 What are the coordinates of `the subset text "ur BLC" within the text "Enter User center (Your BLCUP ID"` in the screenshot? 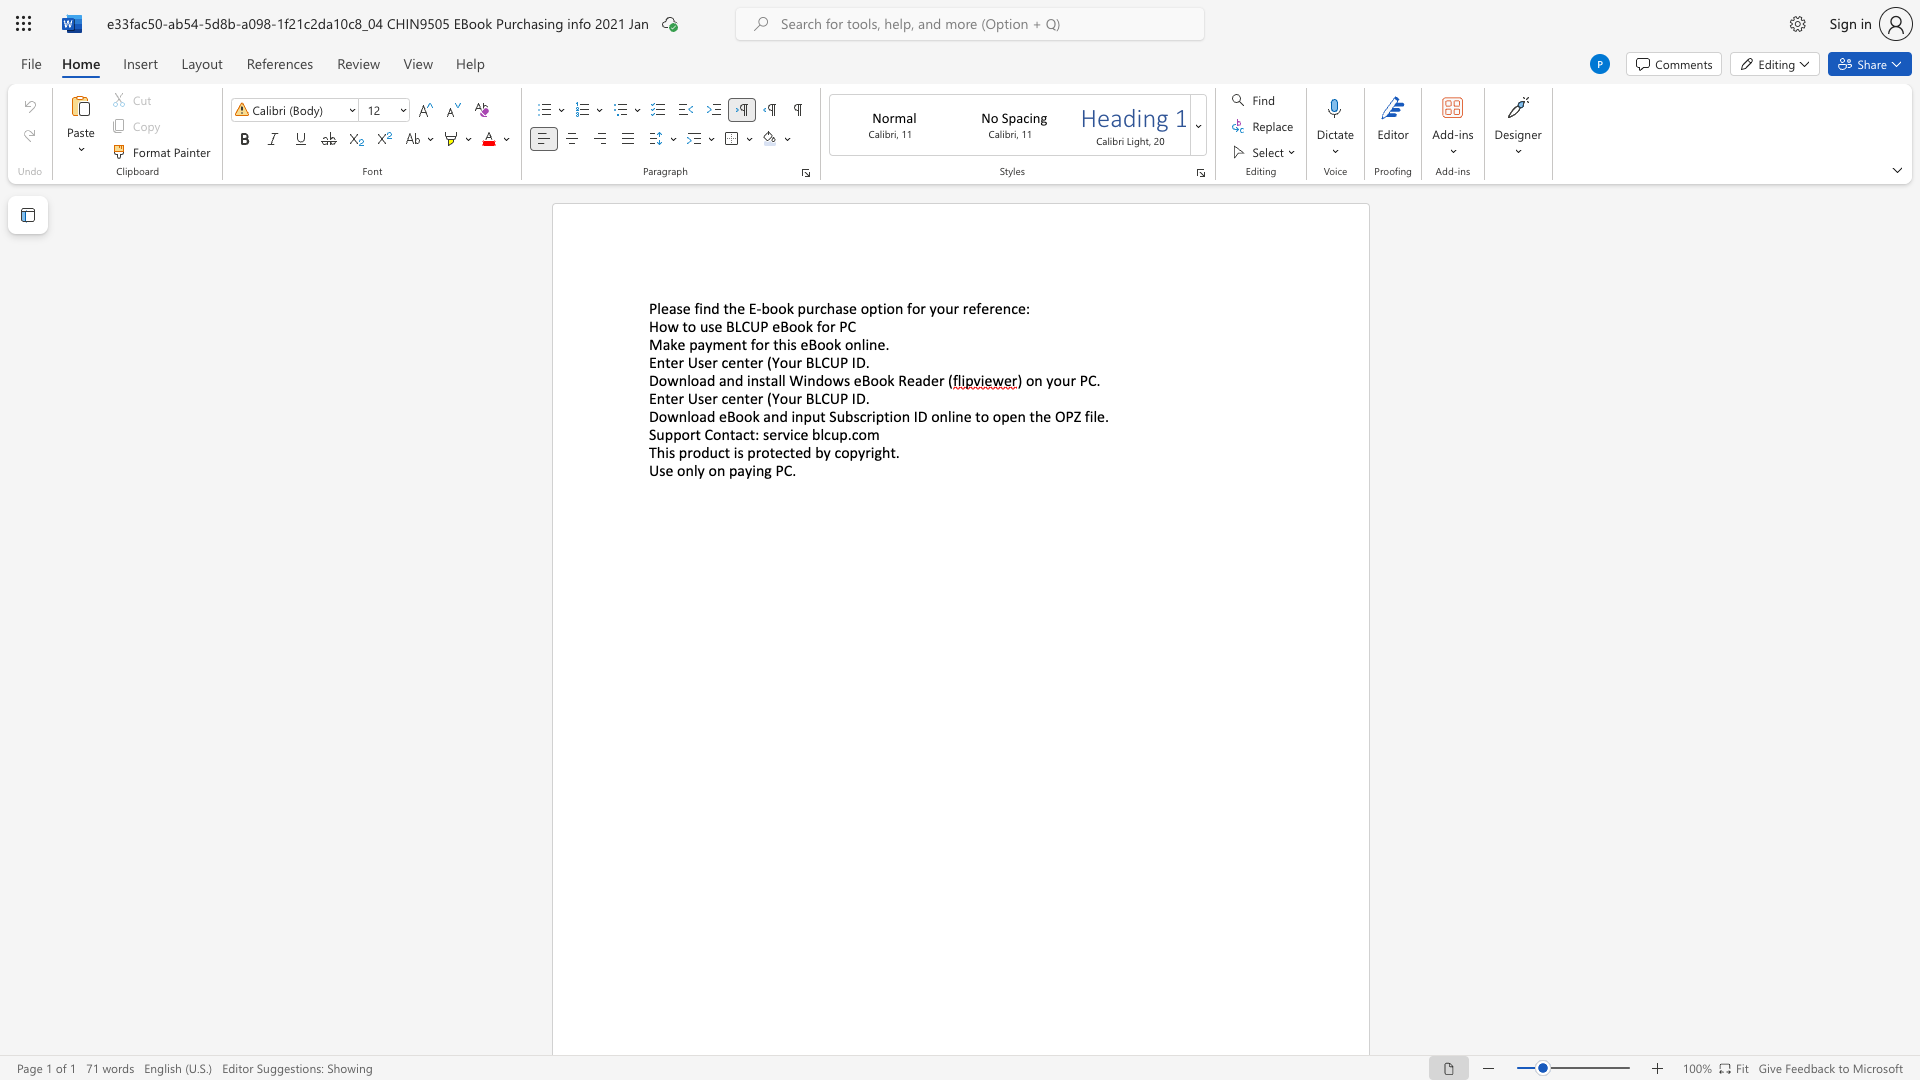 It's located at (787, 362).